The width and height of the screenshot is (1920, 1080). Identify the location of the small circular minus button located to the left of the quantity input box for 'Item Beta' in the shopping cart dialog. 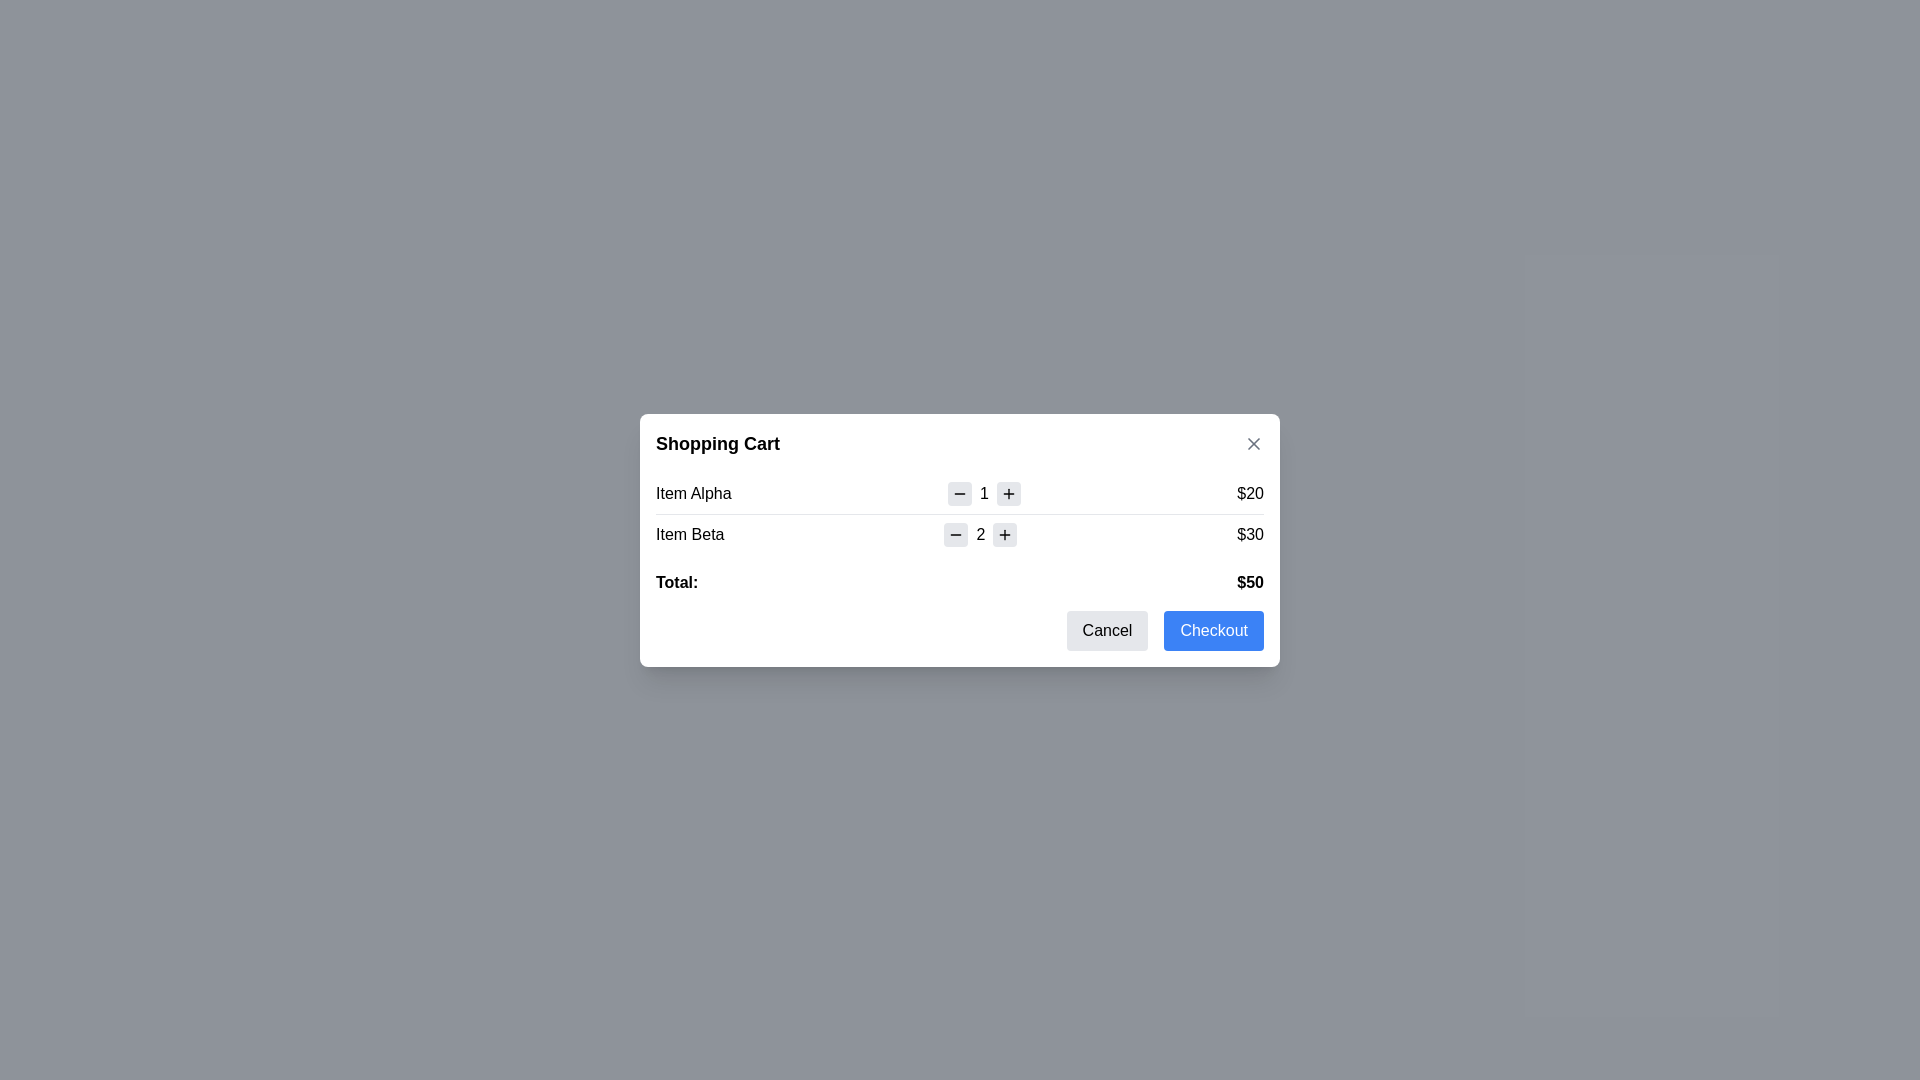
(955, 533).